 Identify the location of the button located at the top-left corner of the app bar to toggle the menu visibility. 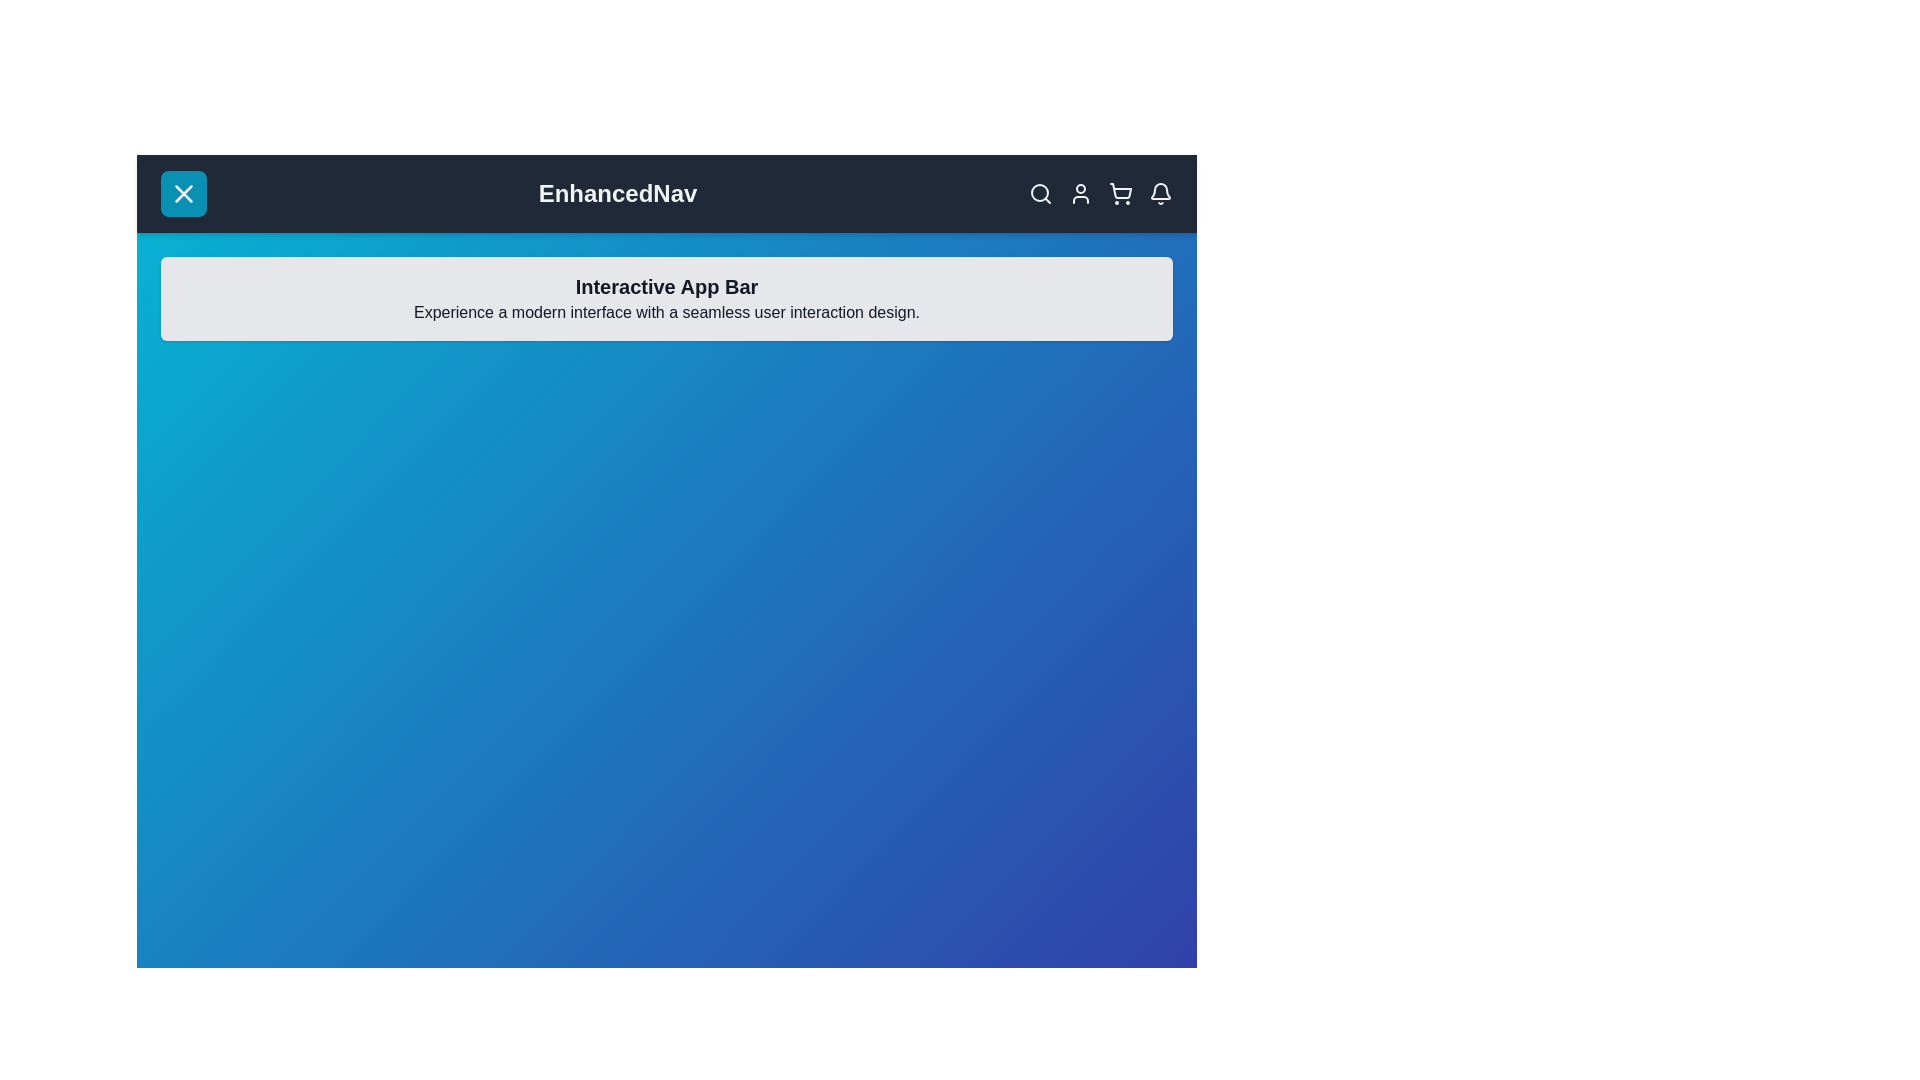
(183, 193).